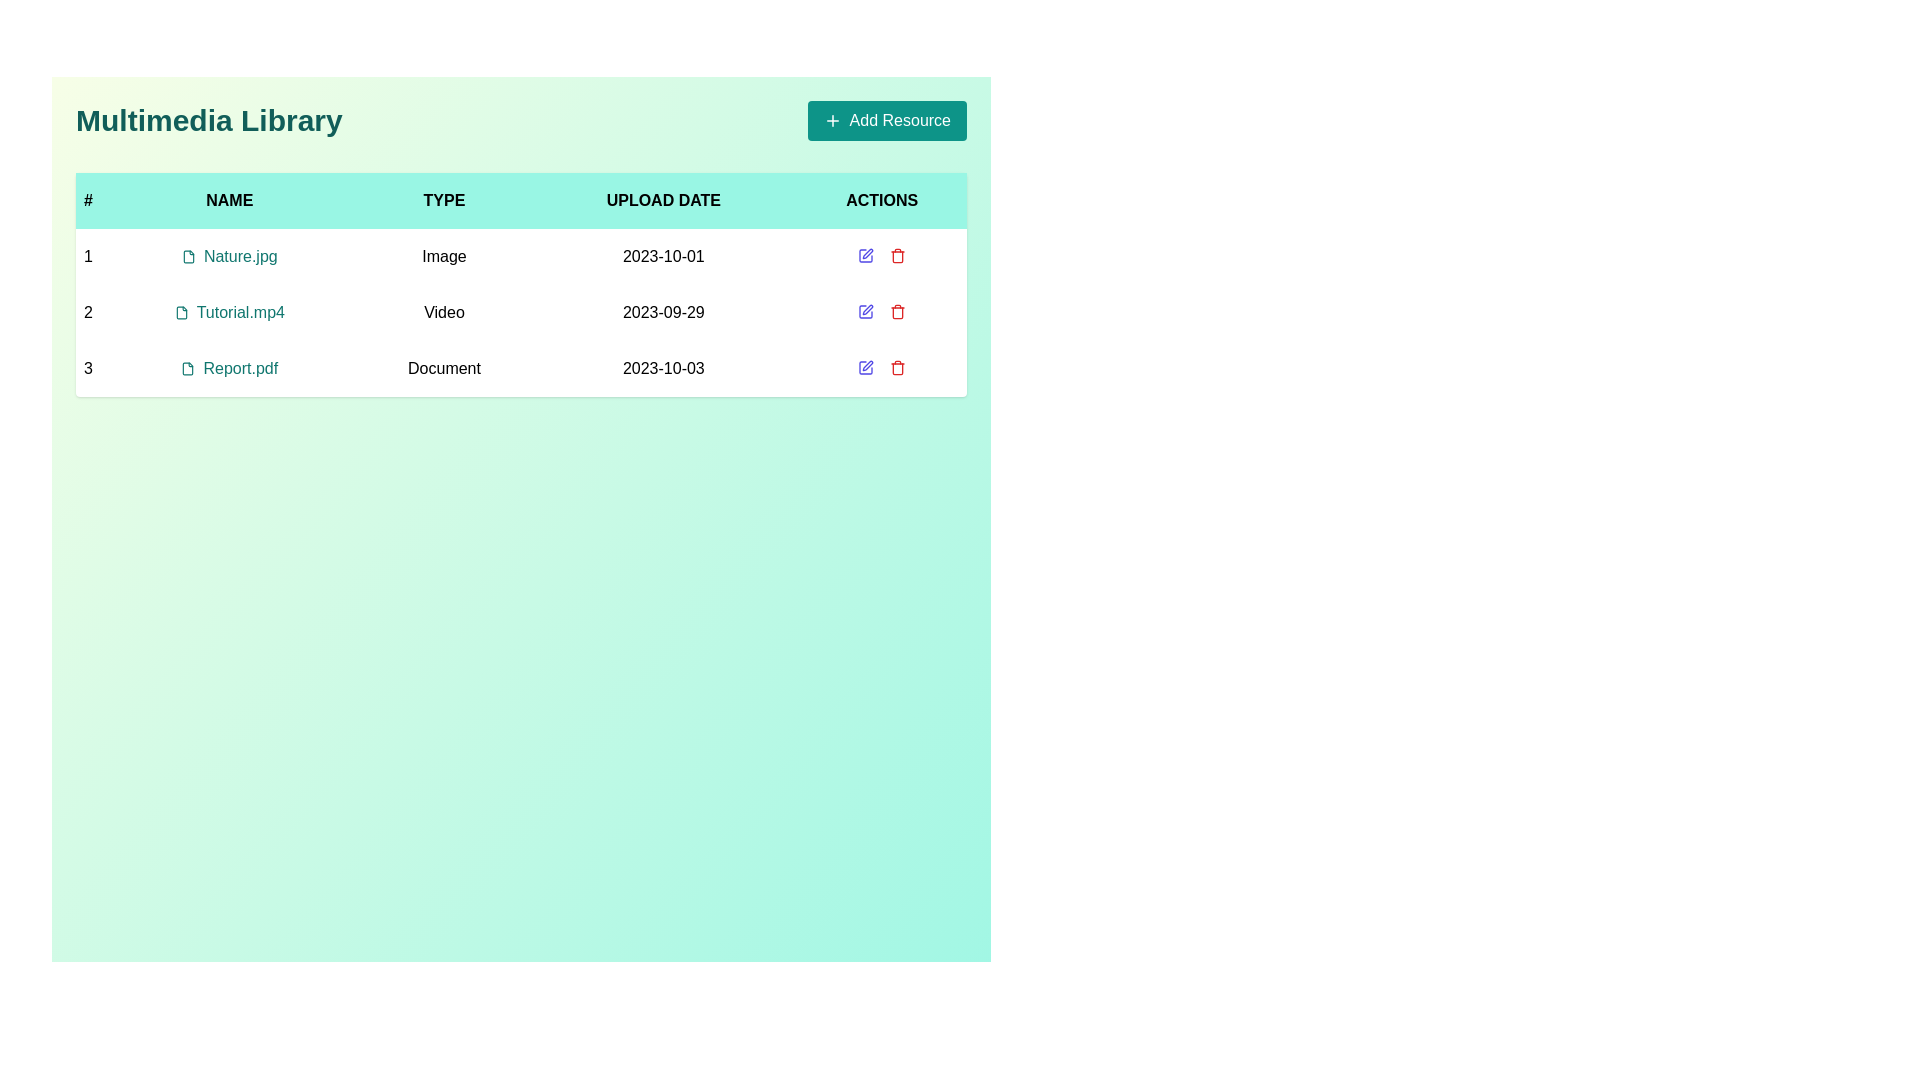 The width and height of the screenshot is (1920, 1080). I want to click on the bin icon in the second row of the 'Actions' column, so click(896, 312).